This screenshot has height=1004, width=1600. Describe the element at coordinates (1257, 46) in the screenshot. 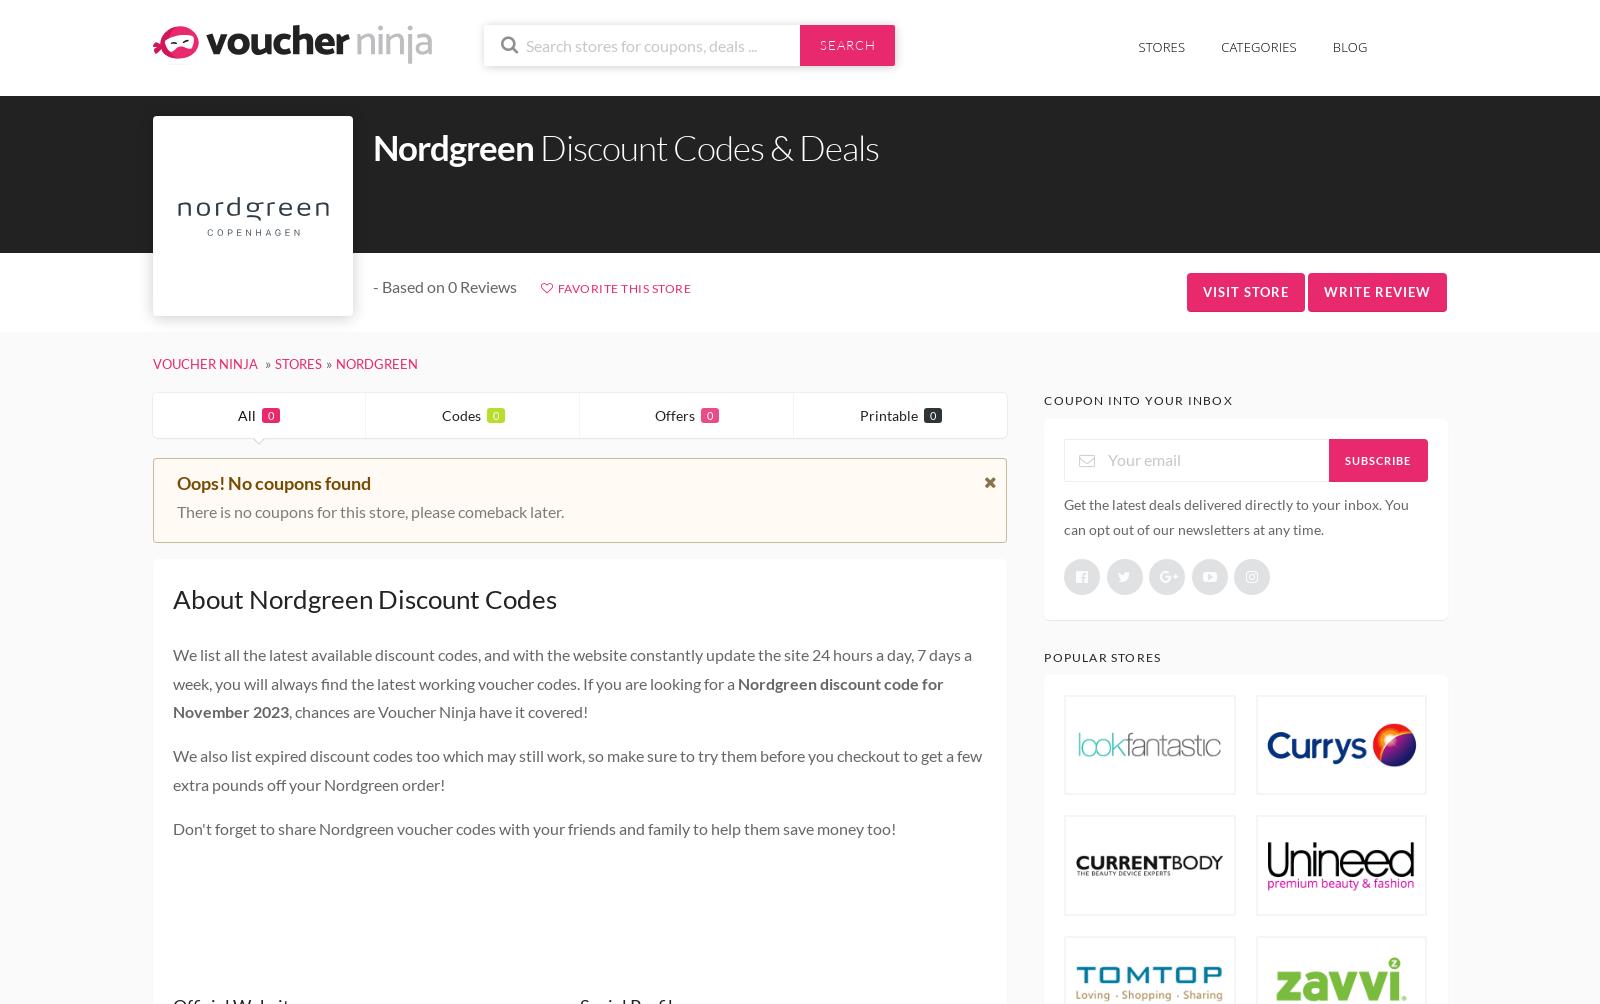

I see `'Categories'` at that location.